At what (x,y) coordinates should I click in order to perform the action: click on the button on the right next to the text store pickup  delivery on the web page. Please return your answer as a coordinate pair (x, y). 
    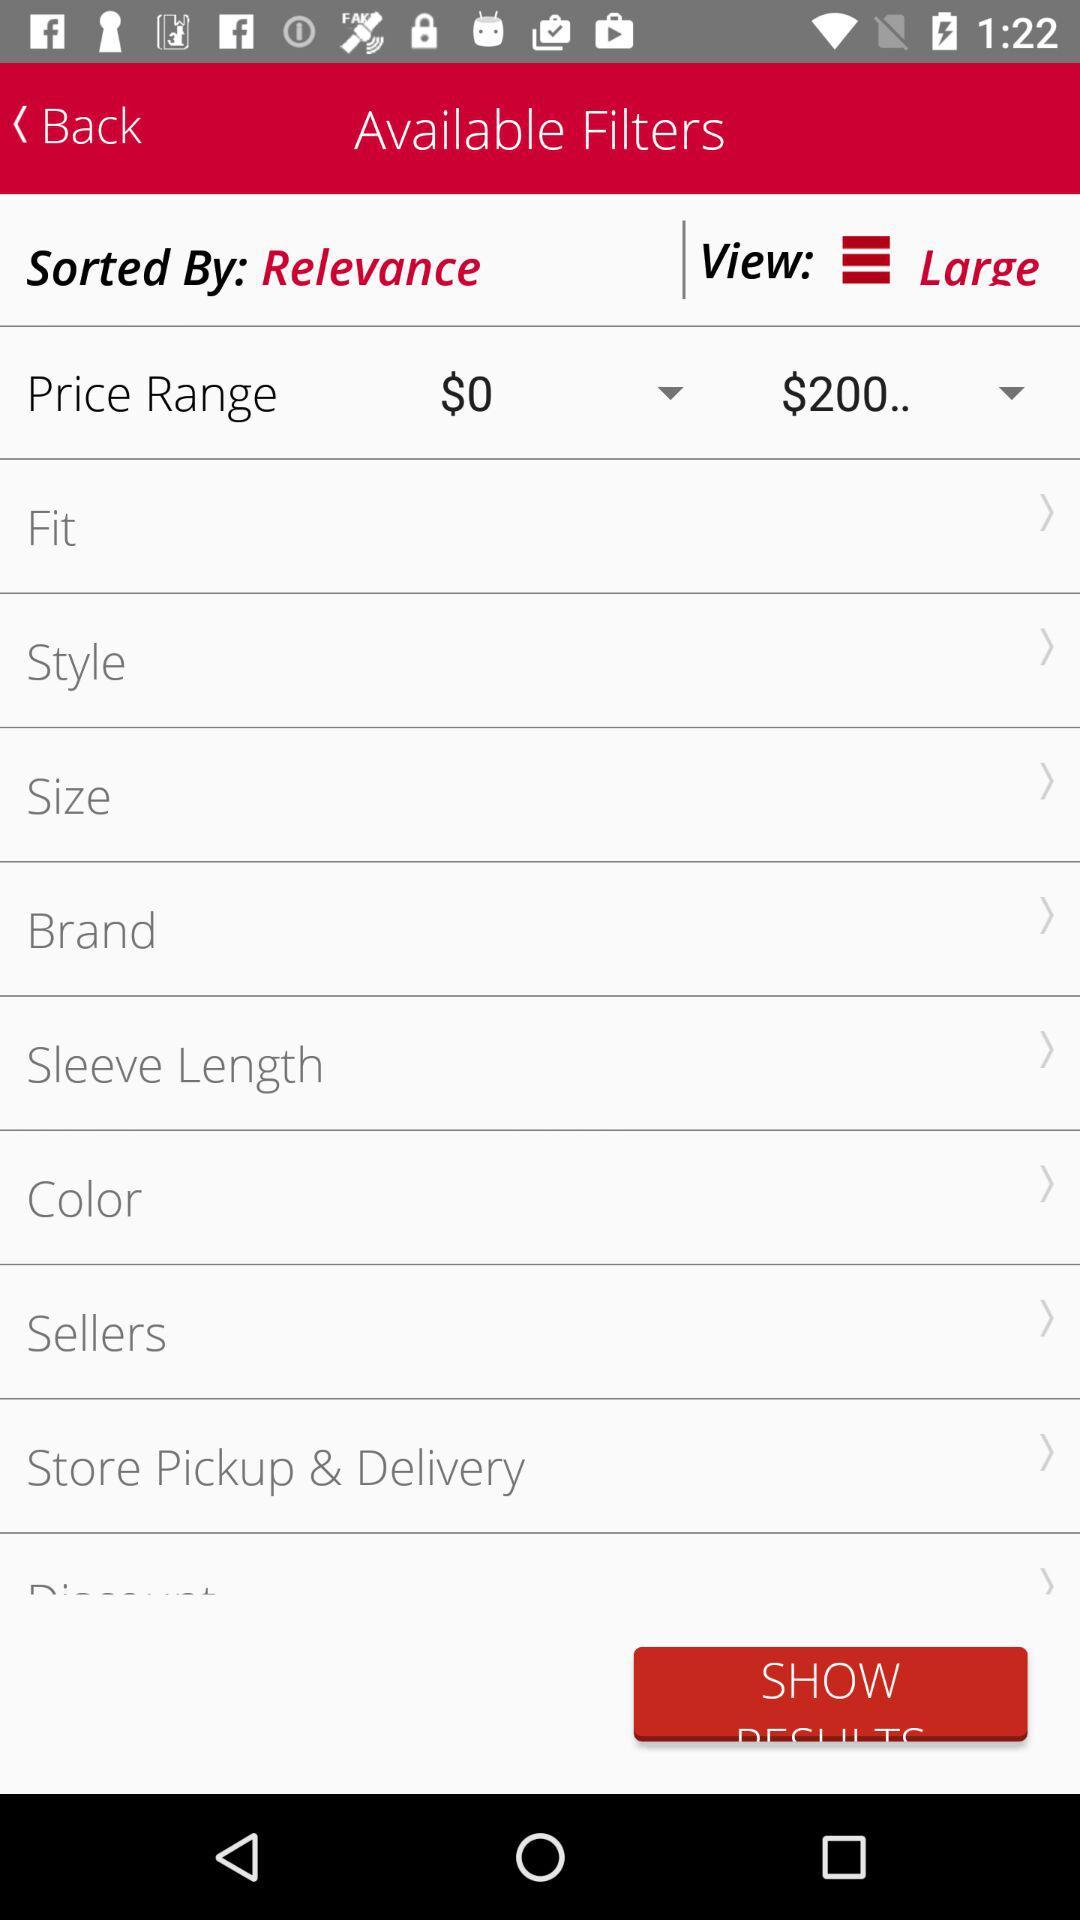
    Looking at the image, I should click on (1045, 1452).